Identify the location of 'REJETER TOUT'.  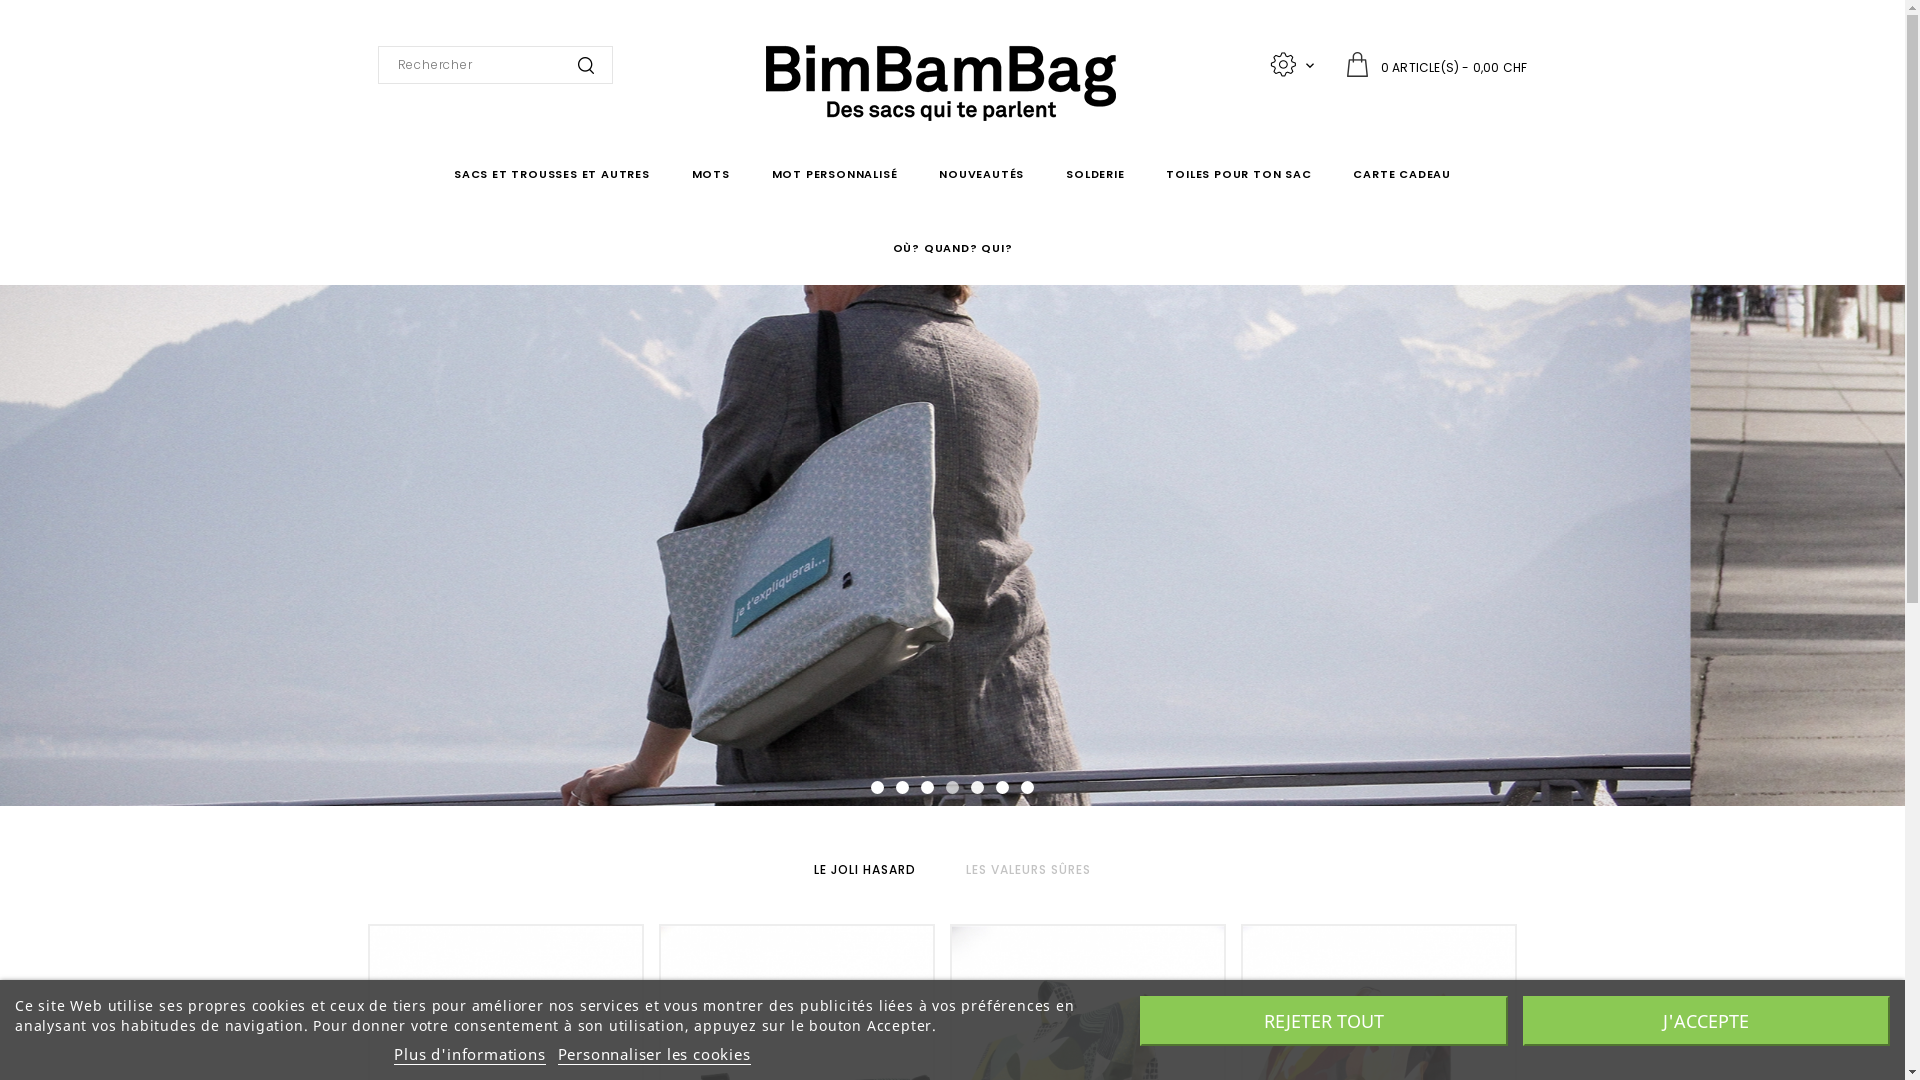
(1324, 1021).